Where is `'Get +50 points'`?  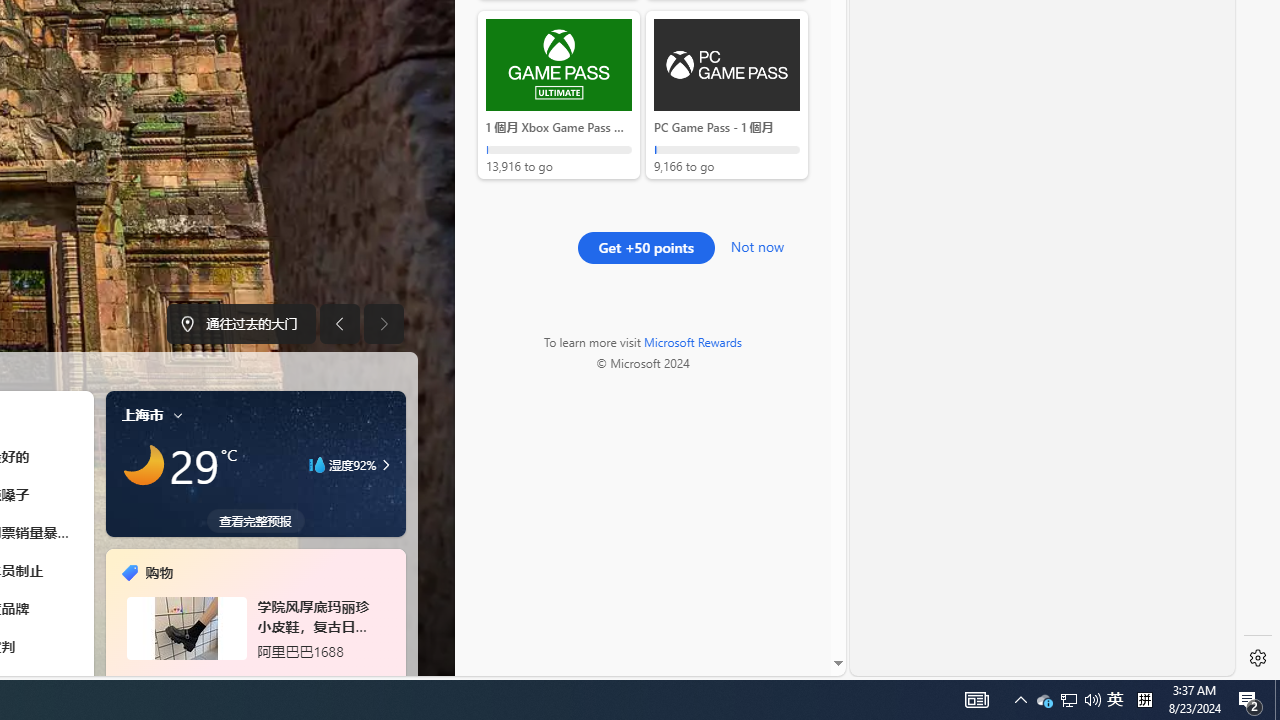 'Get +50 points' is located at coordinates (646, 247).